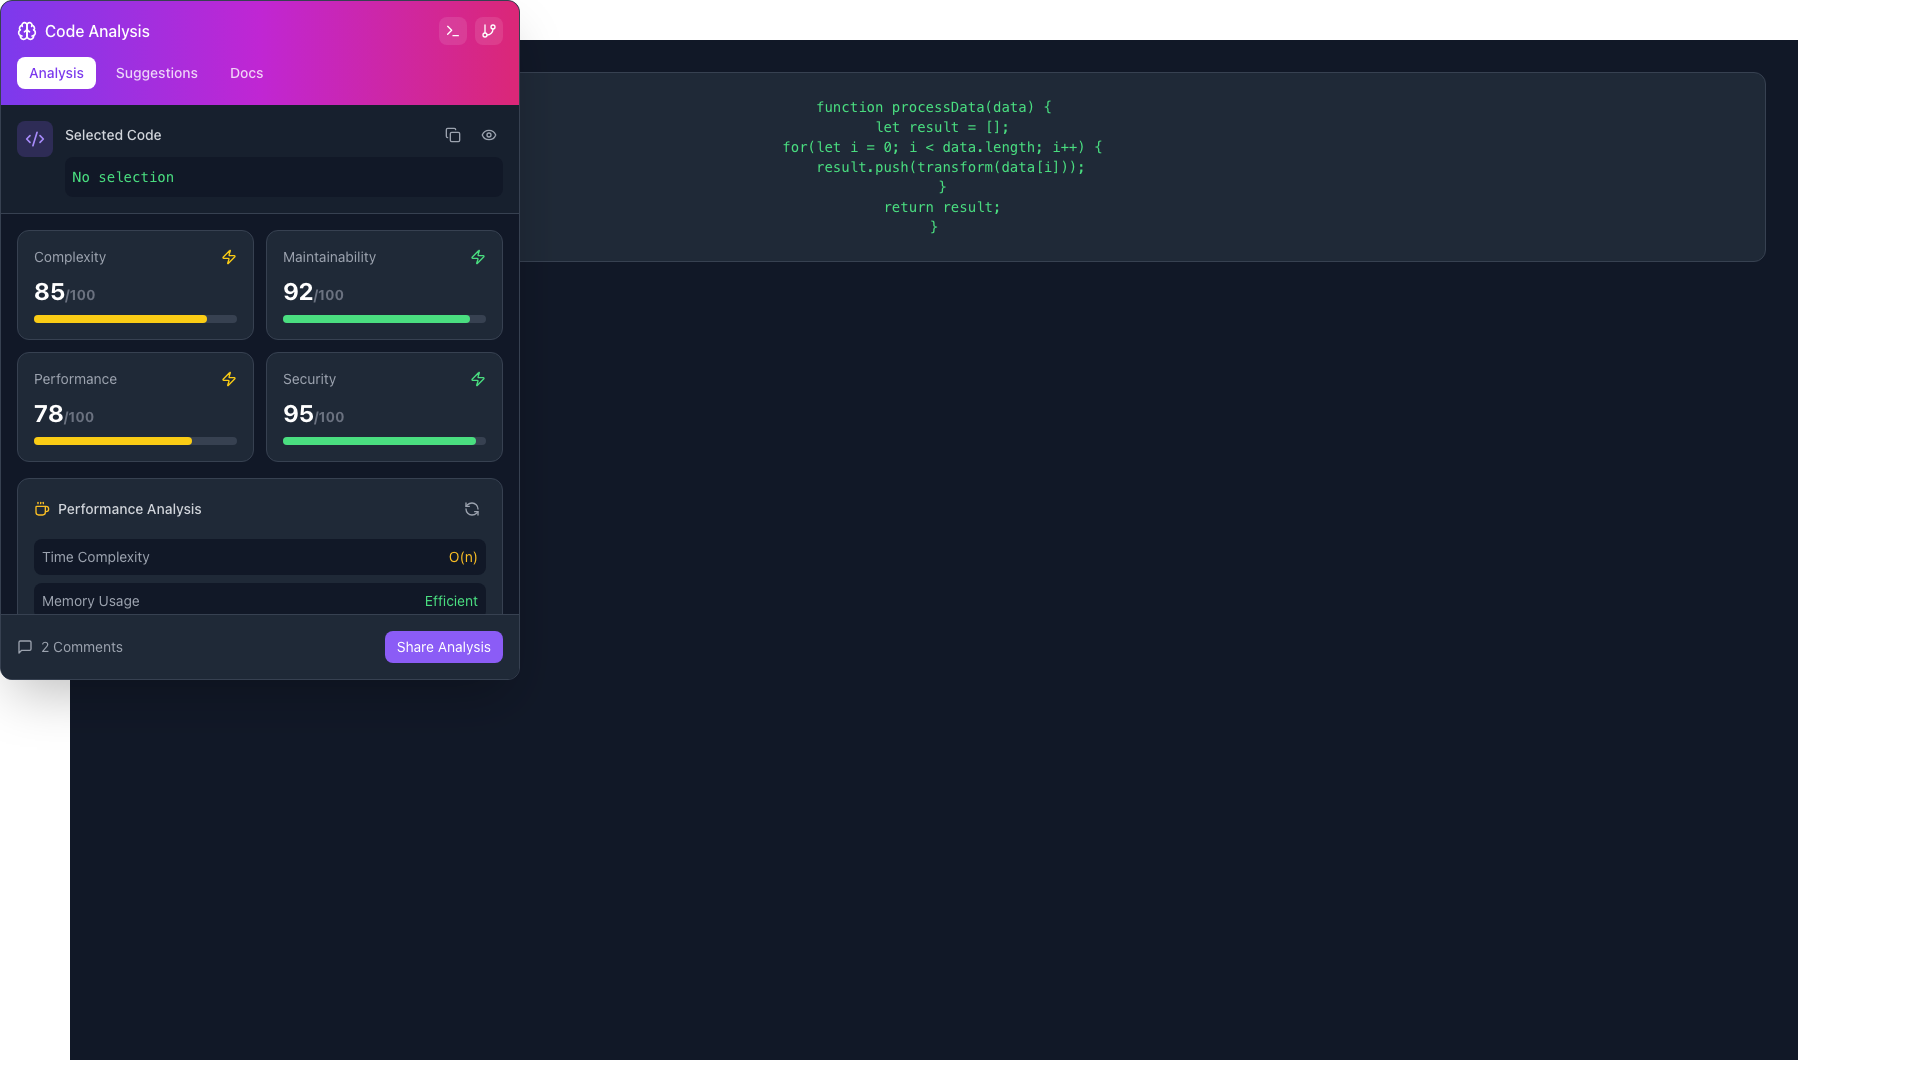 The height and width of the screenshot is (1080, 1920). Describe the element at coordinates (933, 165) in the screenshot. I see `the code block that contains JavaScript code defining a function named 'processData', which is styled in light green color and formatted in monospace font` at that location.